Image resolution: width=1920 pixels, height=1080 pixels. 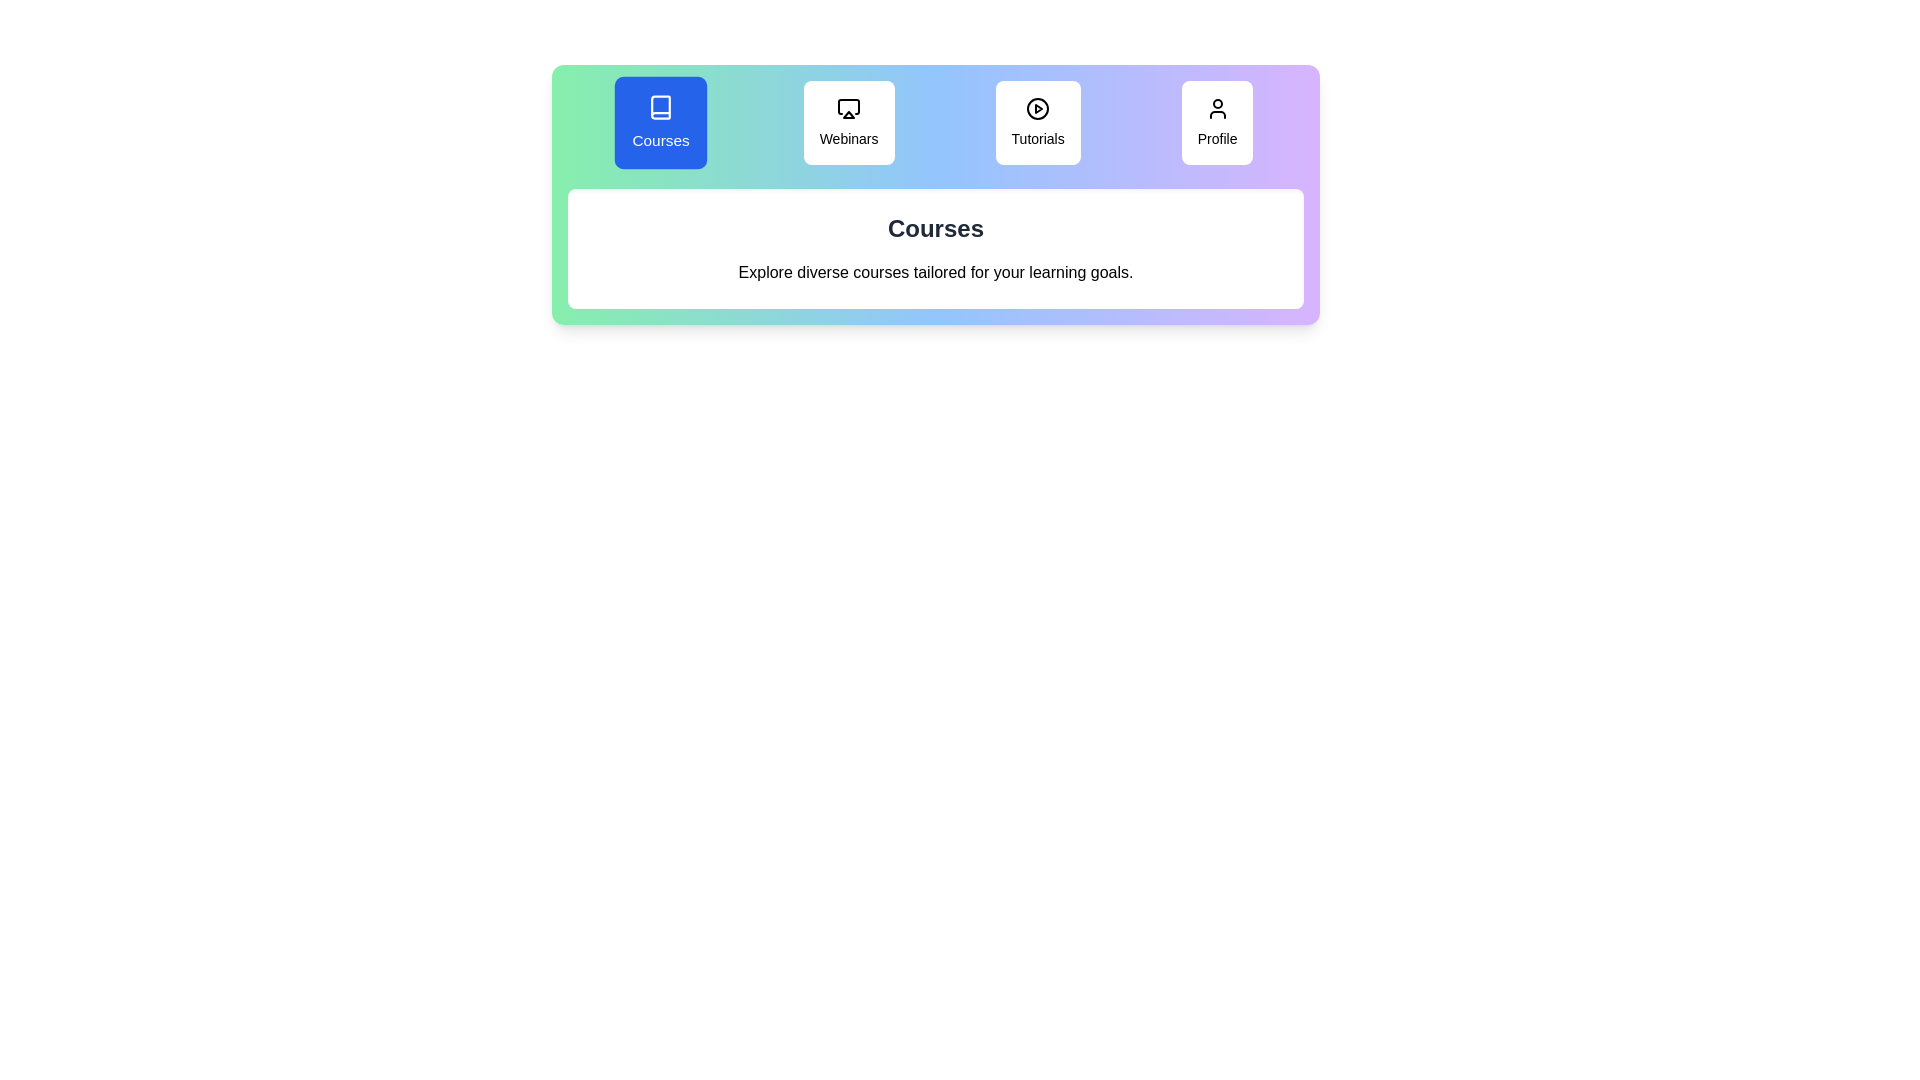 I want to click on the tab corresponding to Courses to display its content, so click(x=660, y=123).